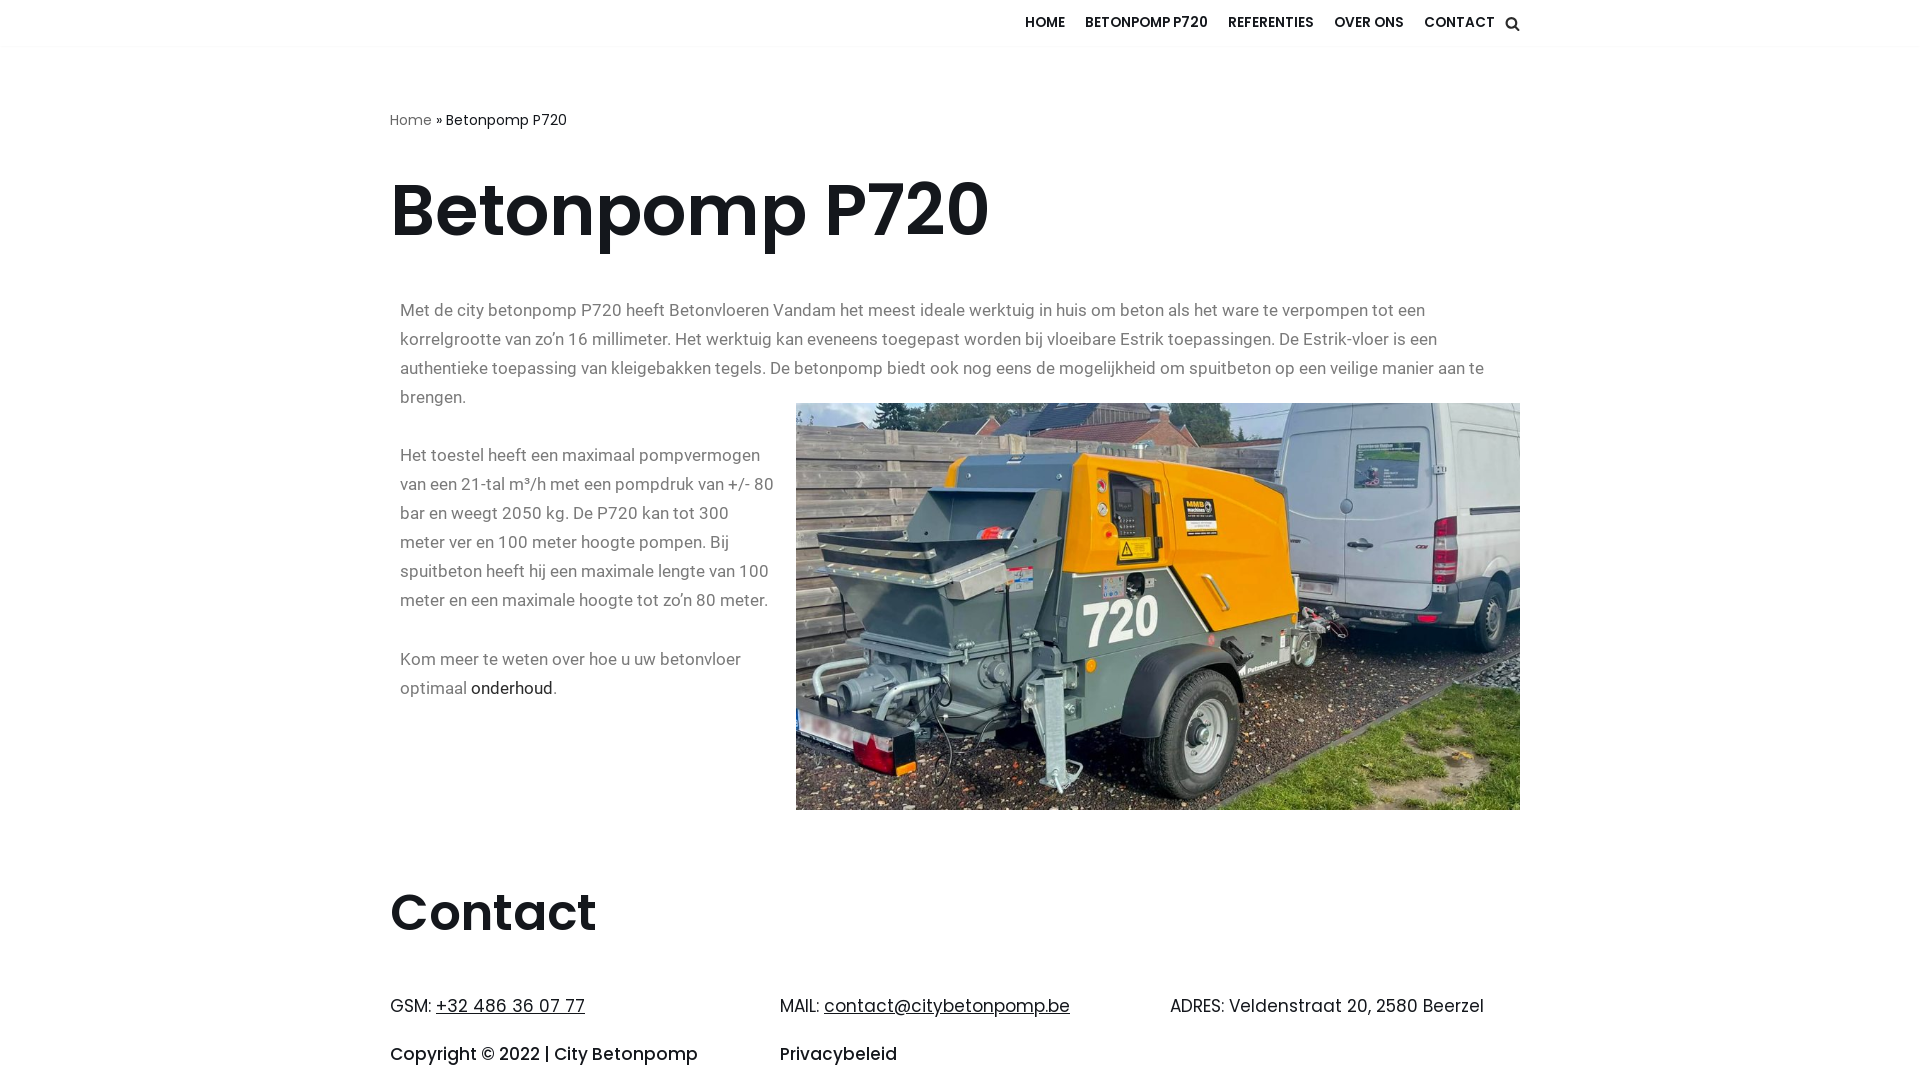  What do you see at coordinates (838, 1053) in the screenshot?
I see `'Privacybeleid'` at bounding box center [838, 1053].